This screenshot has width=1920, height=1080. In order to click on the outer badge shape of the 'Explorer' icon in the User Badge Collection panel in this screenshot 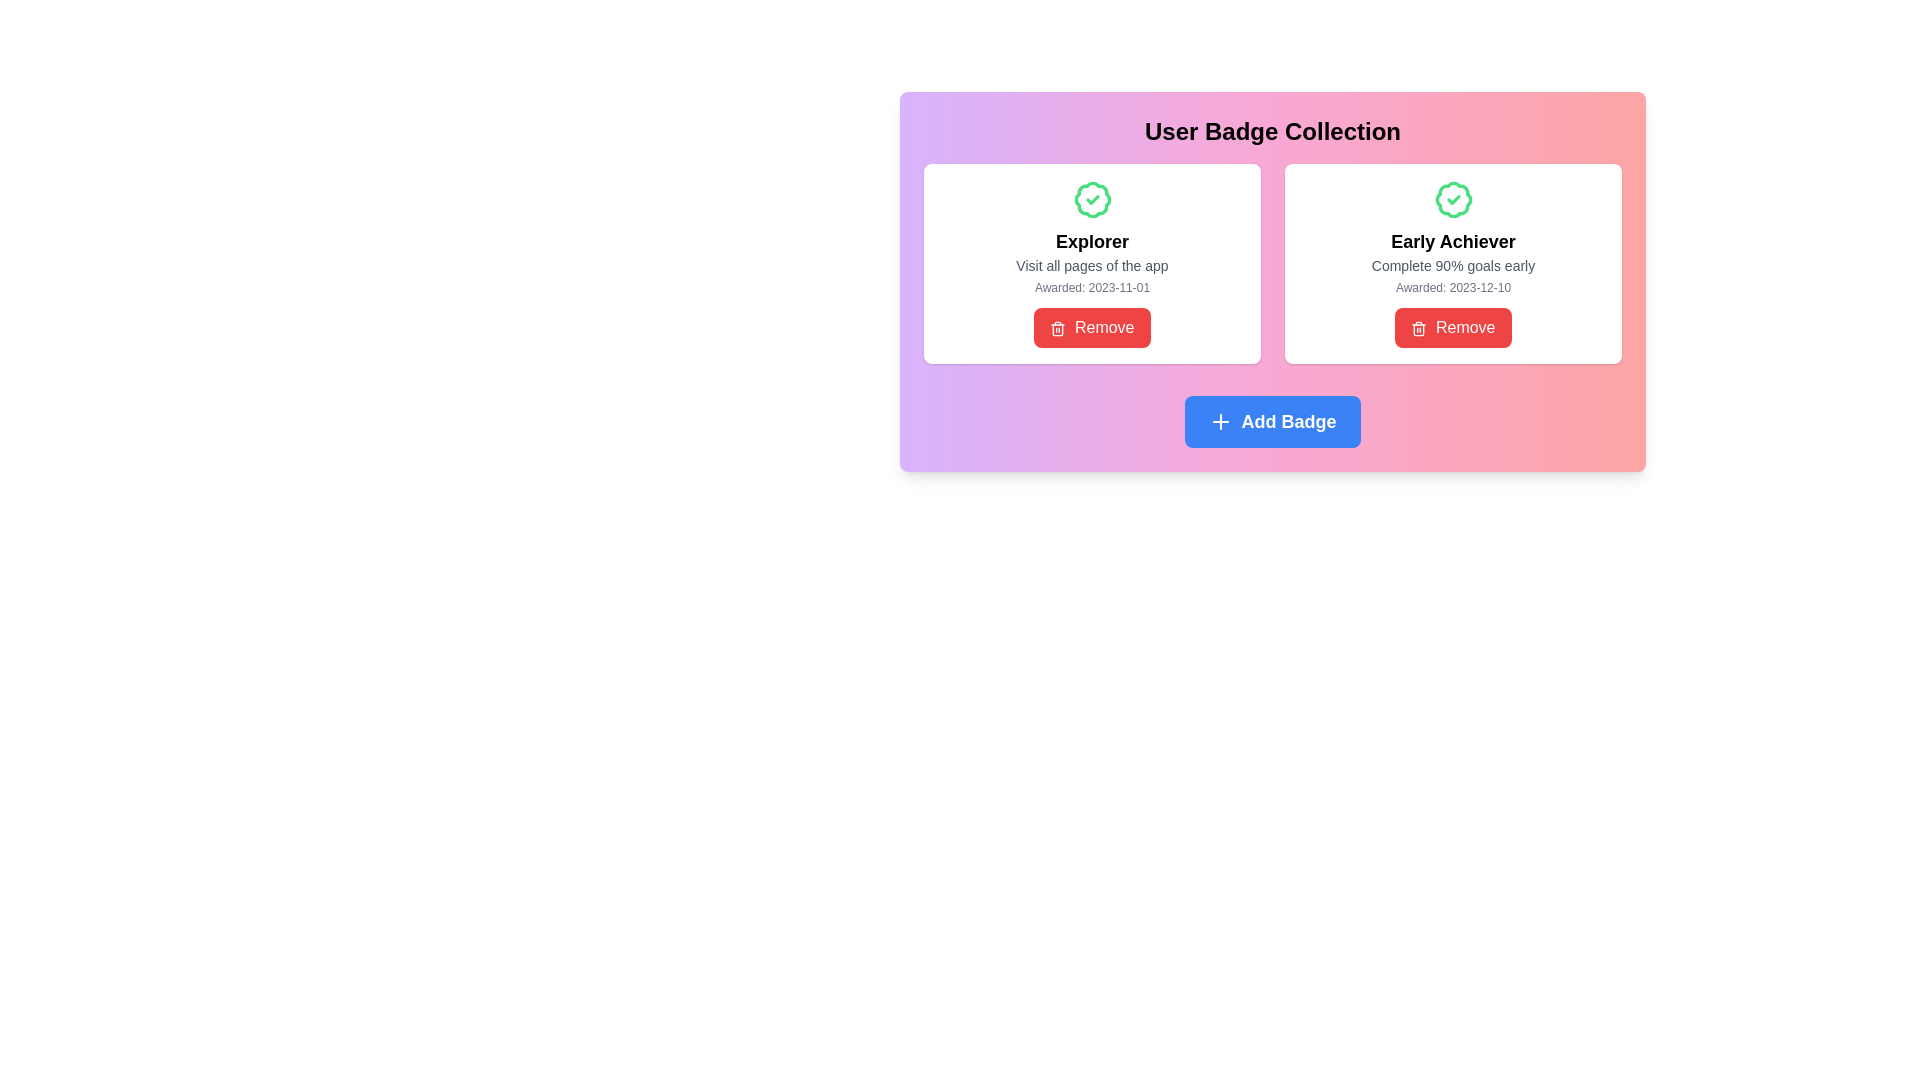, I will do `click(1091, 200)`.